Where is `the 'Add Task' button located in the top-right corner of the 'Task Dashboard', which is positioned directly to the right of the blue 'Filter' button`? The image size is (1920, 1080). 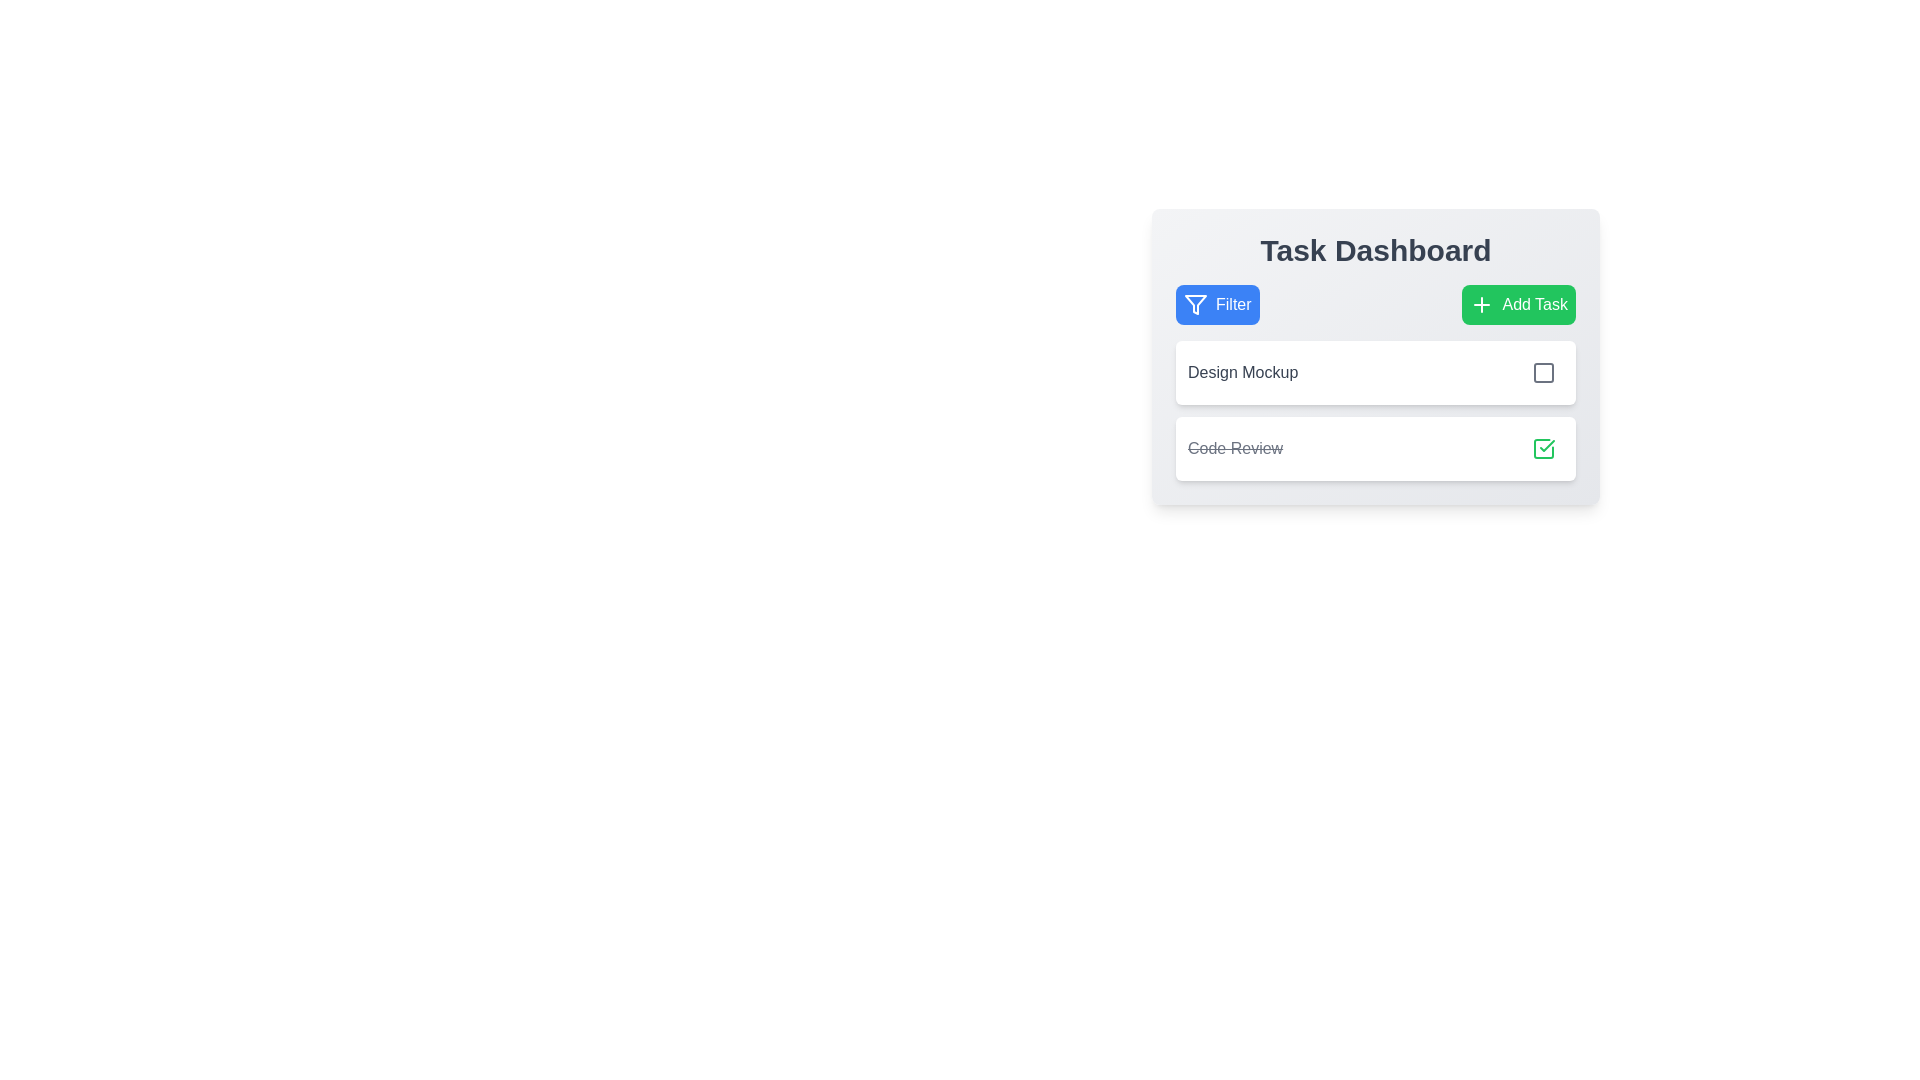 the 'Add Task' button located in the top-right corner of the 'Task Dashboard', which is positioned directly to the right of the blue 'Filter' button is located at coordinates (1519, 304).